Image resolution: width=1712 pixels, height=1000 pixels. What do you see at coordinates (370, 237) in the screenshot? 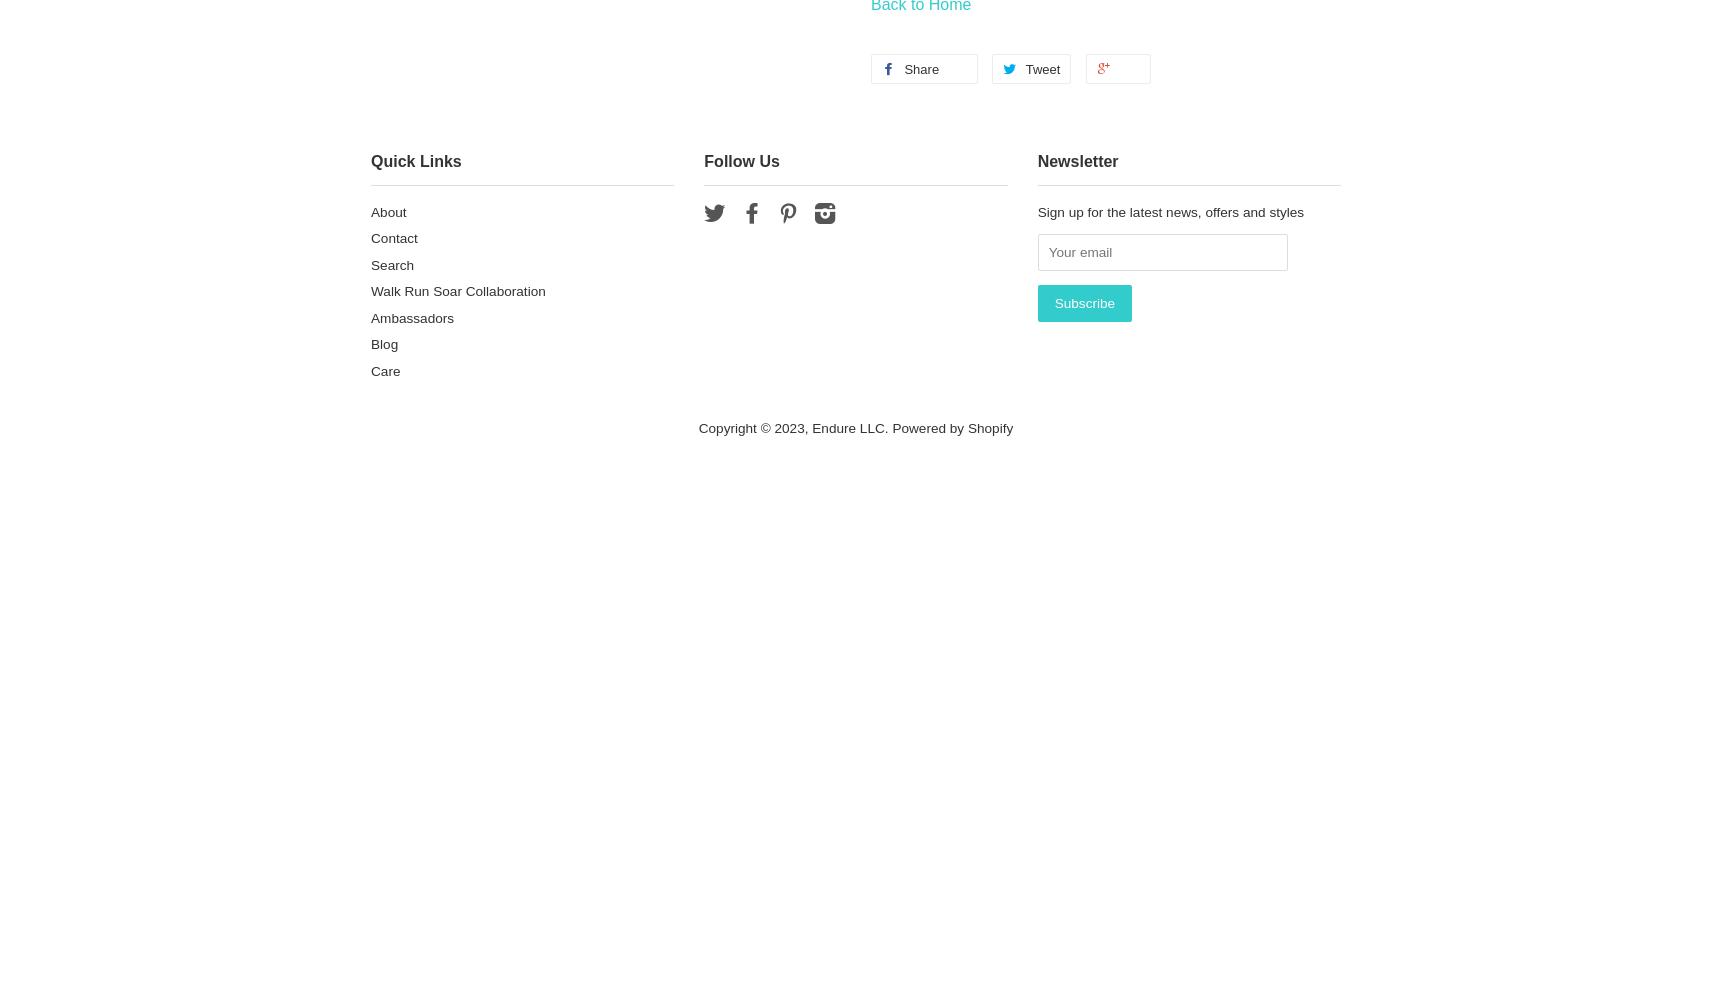
I see `'Contact'` at bounding box center [370, 237].